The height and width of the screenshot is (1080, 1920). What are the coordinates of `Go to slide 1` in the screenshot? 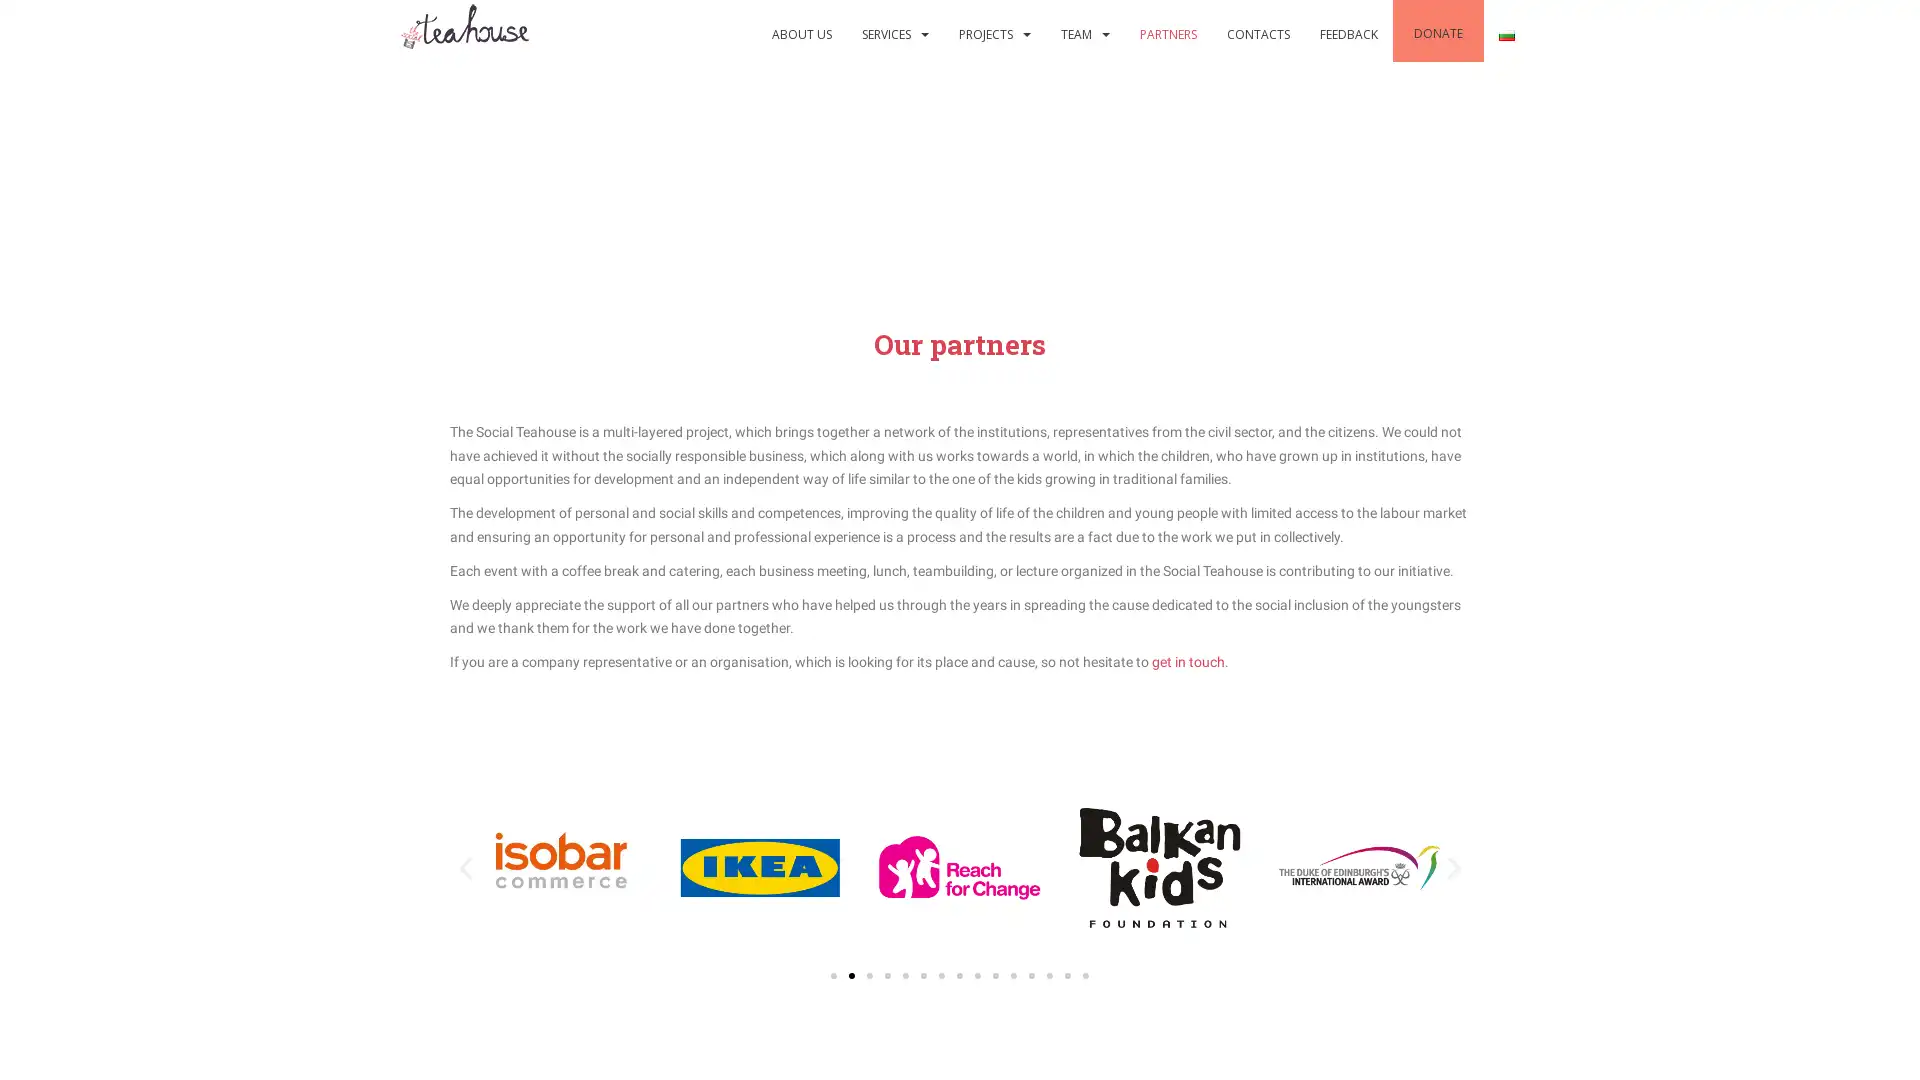 It's located at (834, 974).